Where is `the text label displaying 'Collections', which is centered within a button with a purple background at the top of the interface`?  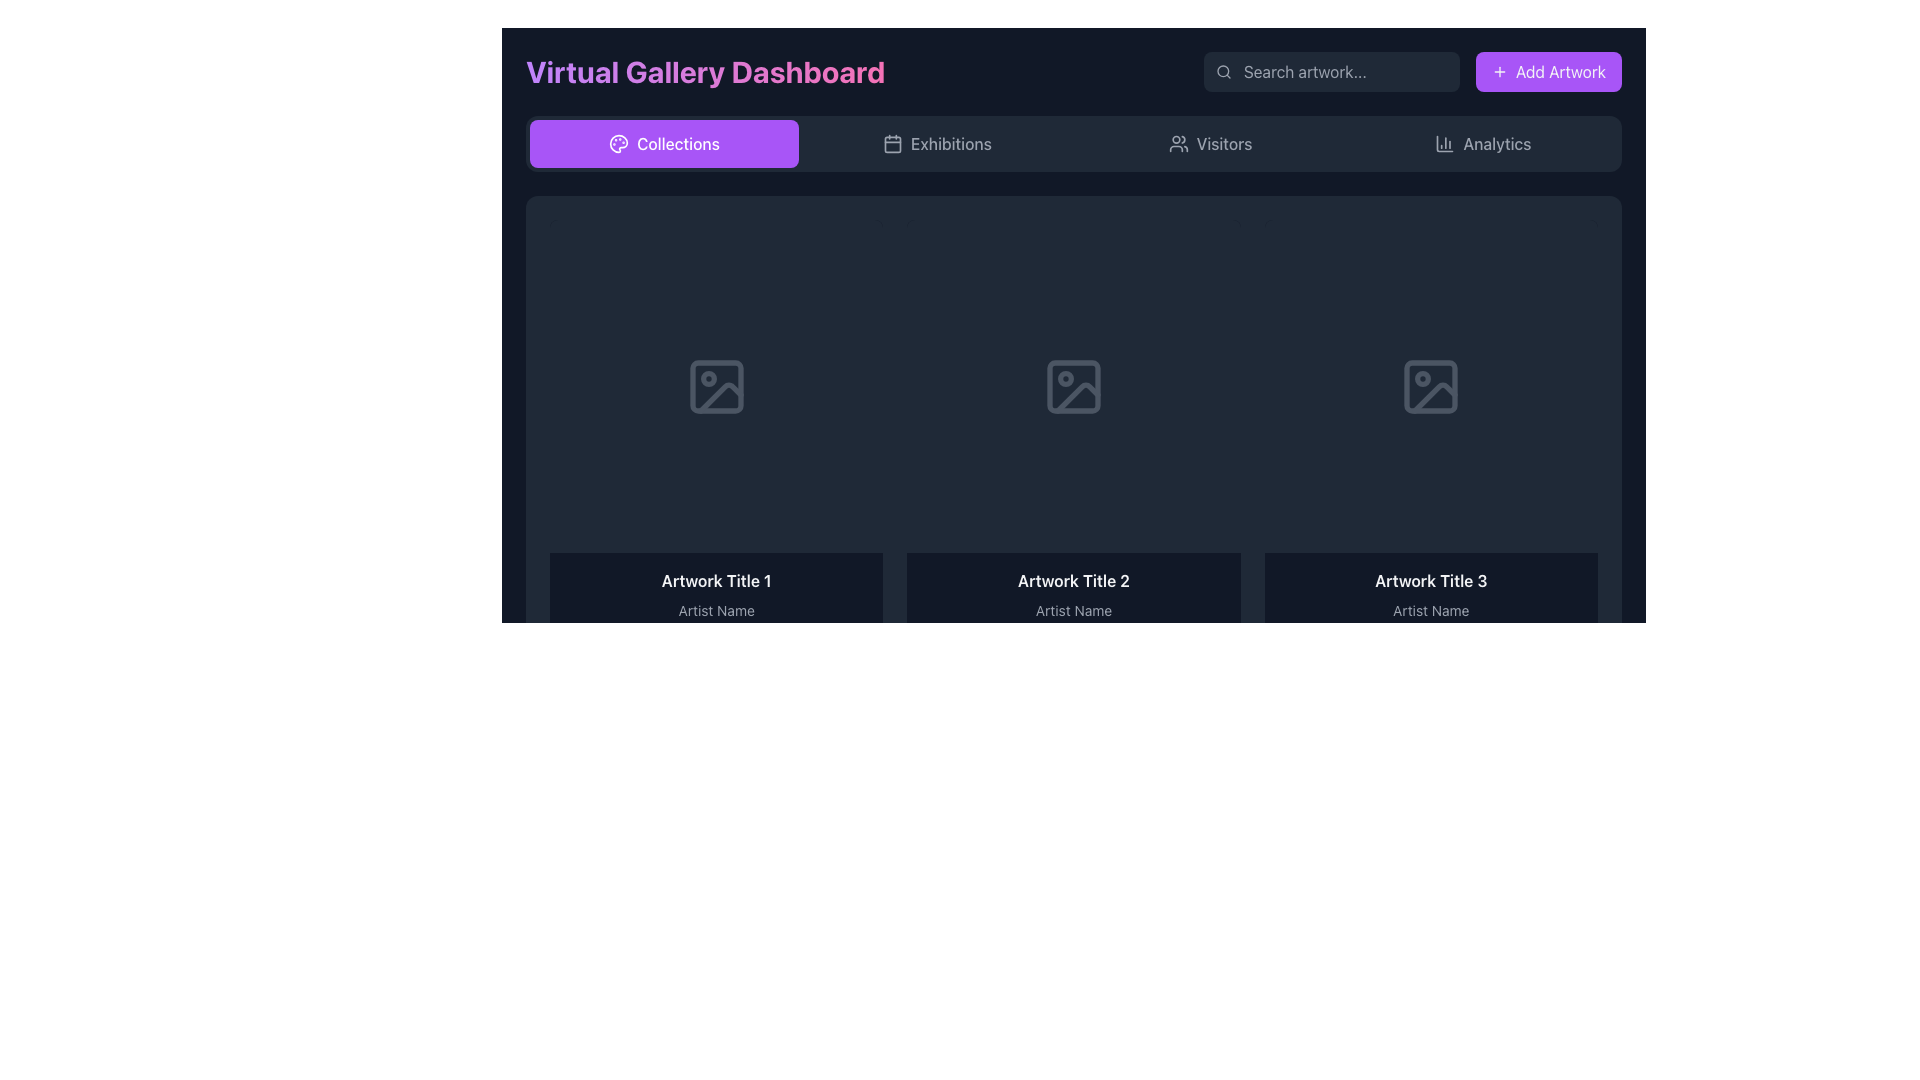 the text label displaying 'Collections', which is centered within a button with a purple background at the top of the interface is located at coordinates (678, 142).